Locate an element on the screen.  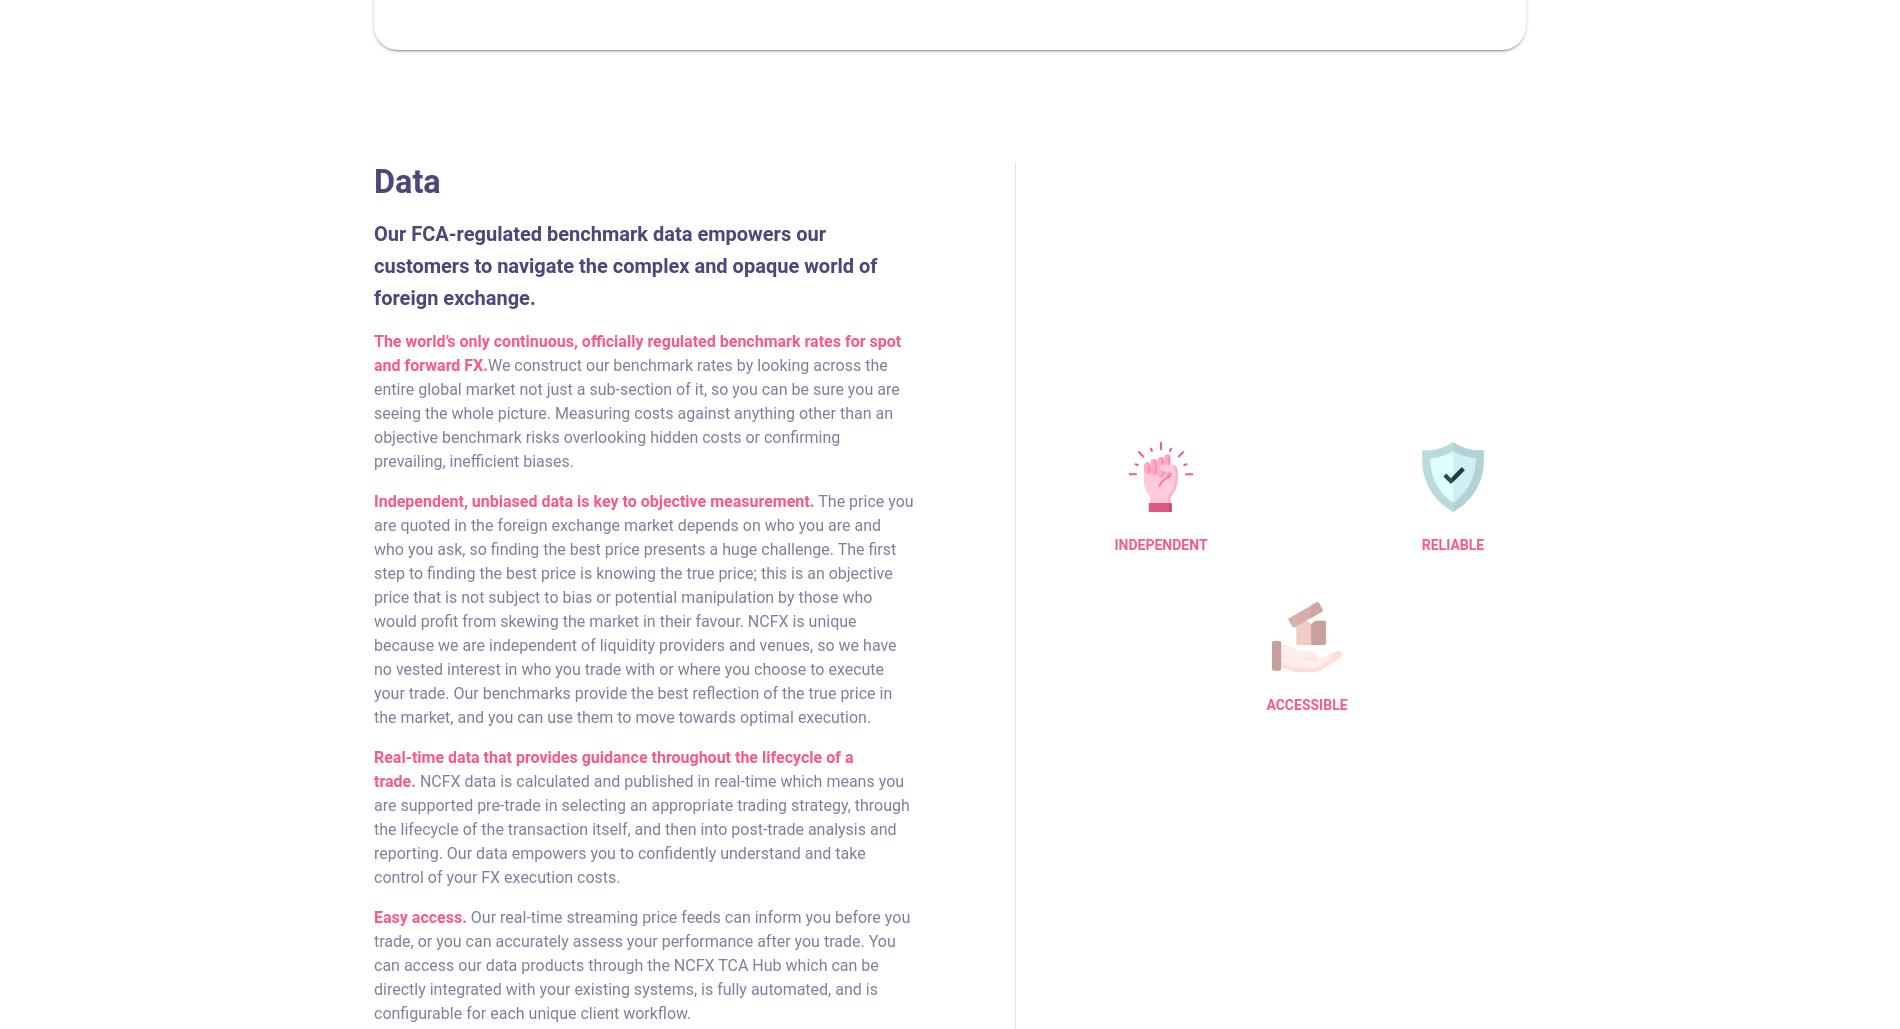
'Independent, unbiased data is key to objective measurement.' is located at coordinates (593, 500).